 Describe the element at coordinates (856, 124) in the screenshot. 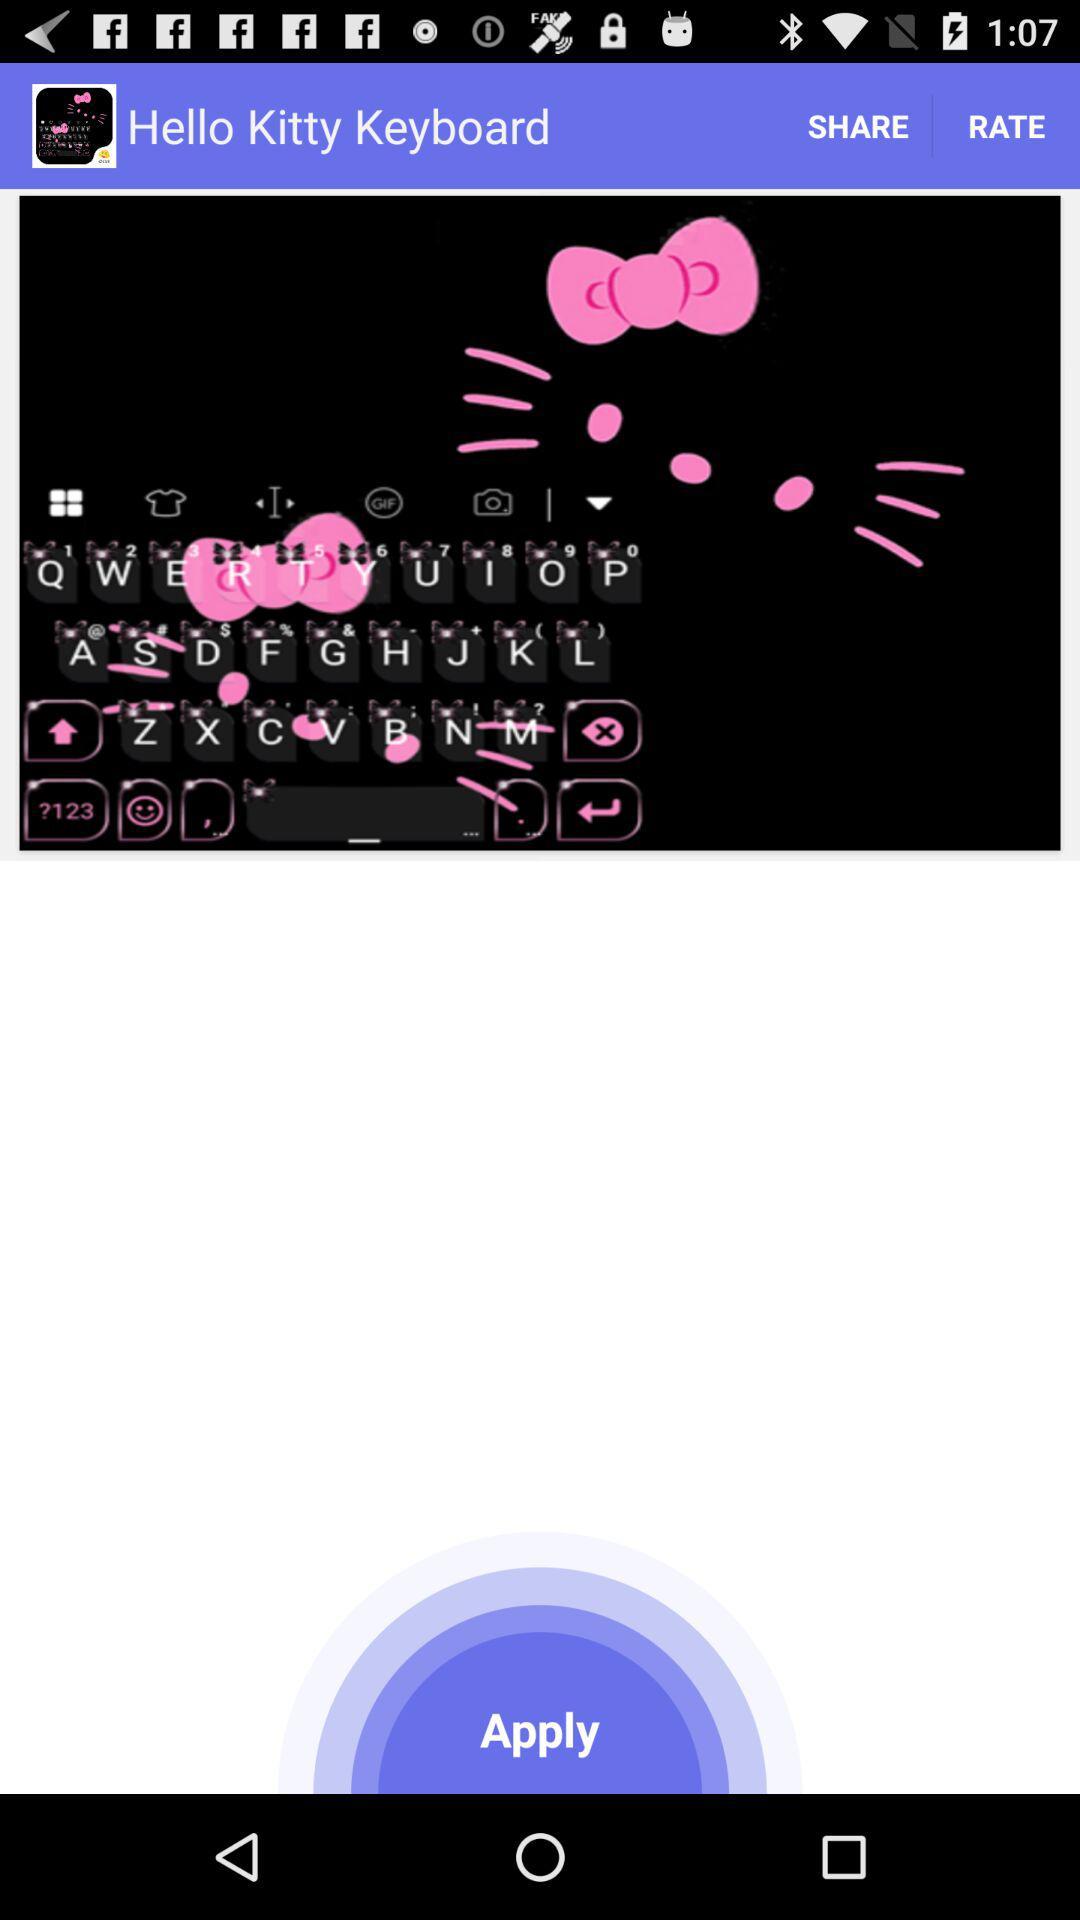

I see `icon next to the rate` at that location.